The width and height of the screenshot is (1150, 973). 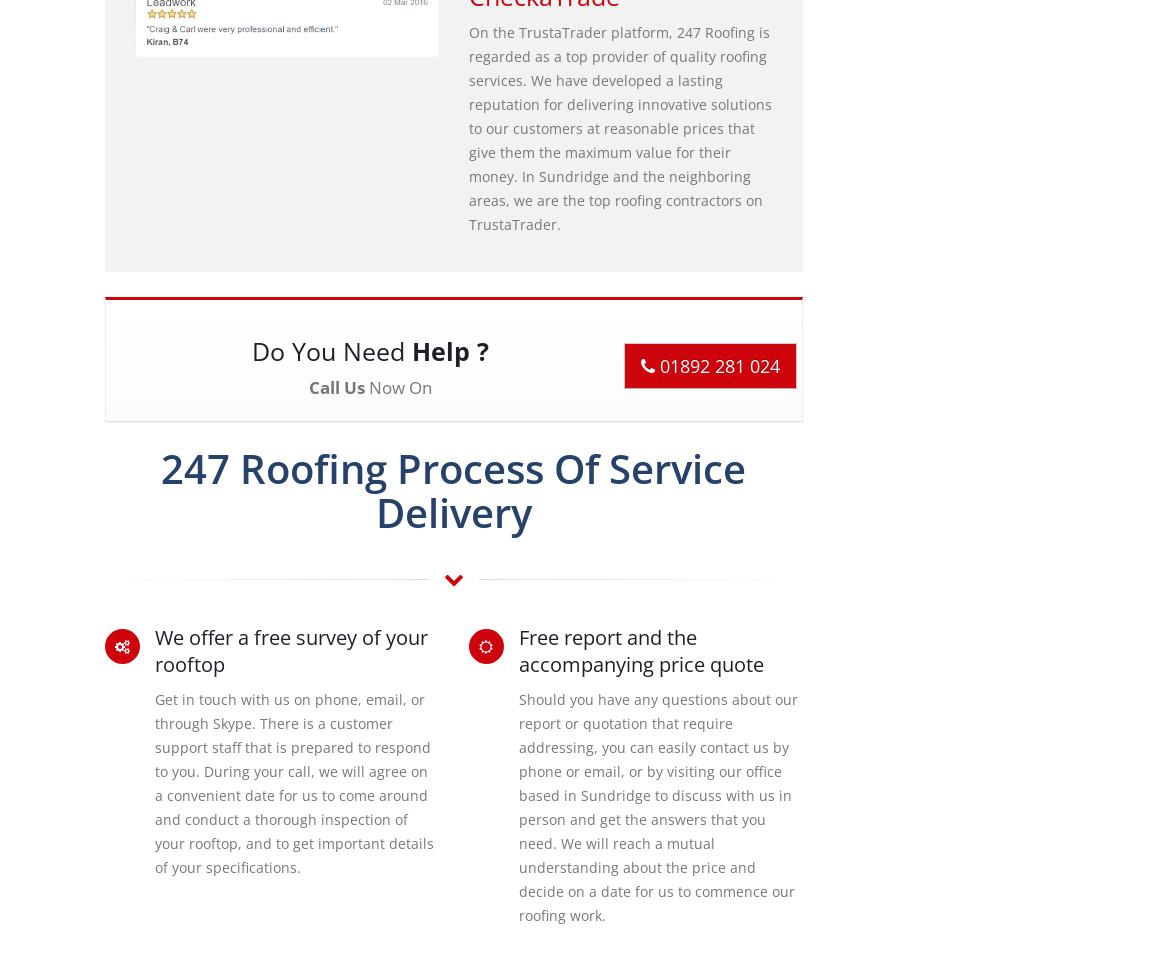 What do you see at coordinates (294, 782) in the screenshot?
I see `'Get in touch with us on phone, email, or through Skype. There is a customer support staff that is prepared to respond to you. During your call, we will agree on a convenient date for us to come around and conduct a thorough inspection of your rooftop, and to get important details of your specifications.'` at bounding box center [294, 782].